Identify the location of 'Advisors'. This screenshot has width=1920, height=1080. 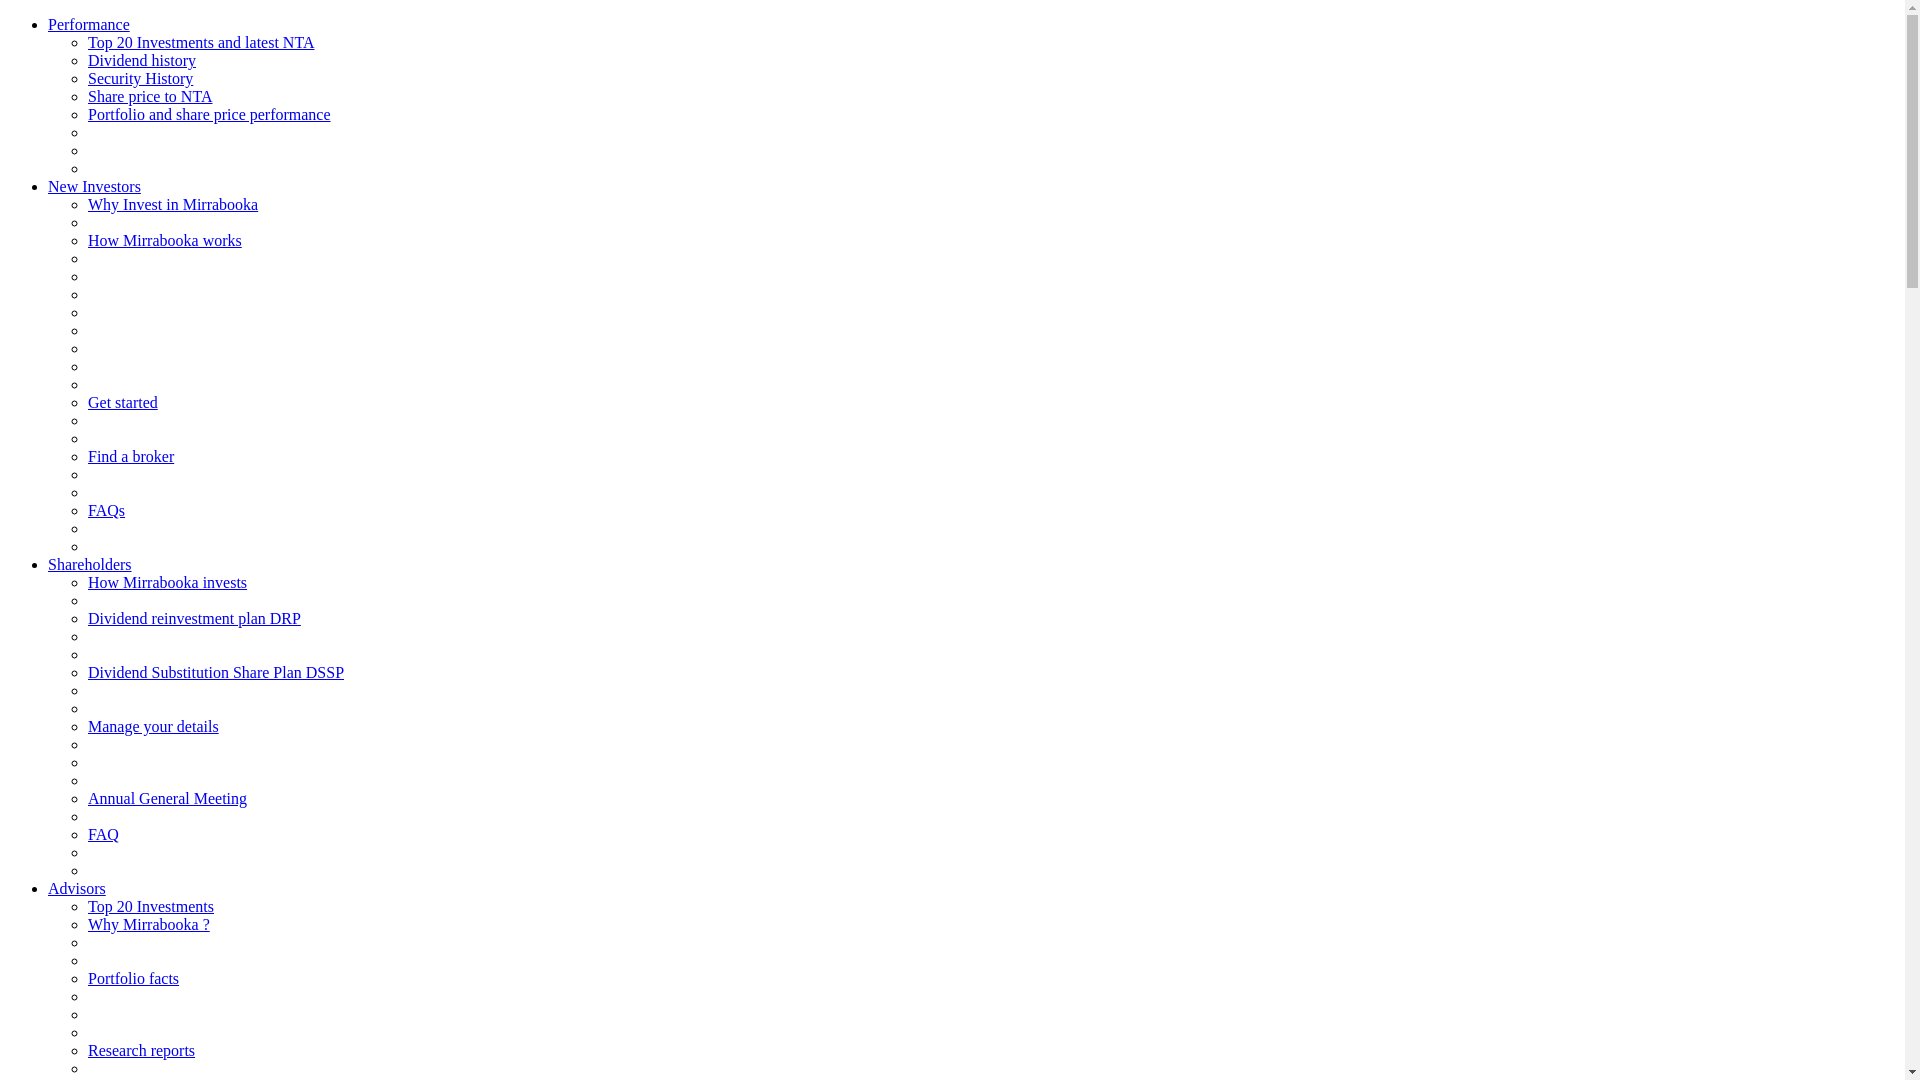
(76, 887).